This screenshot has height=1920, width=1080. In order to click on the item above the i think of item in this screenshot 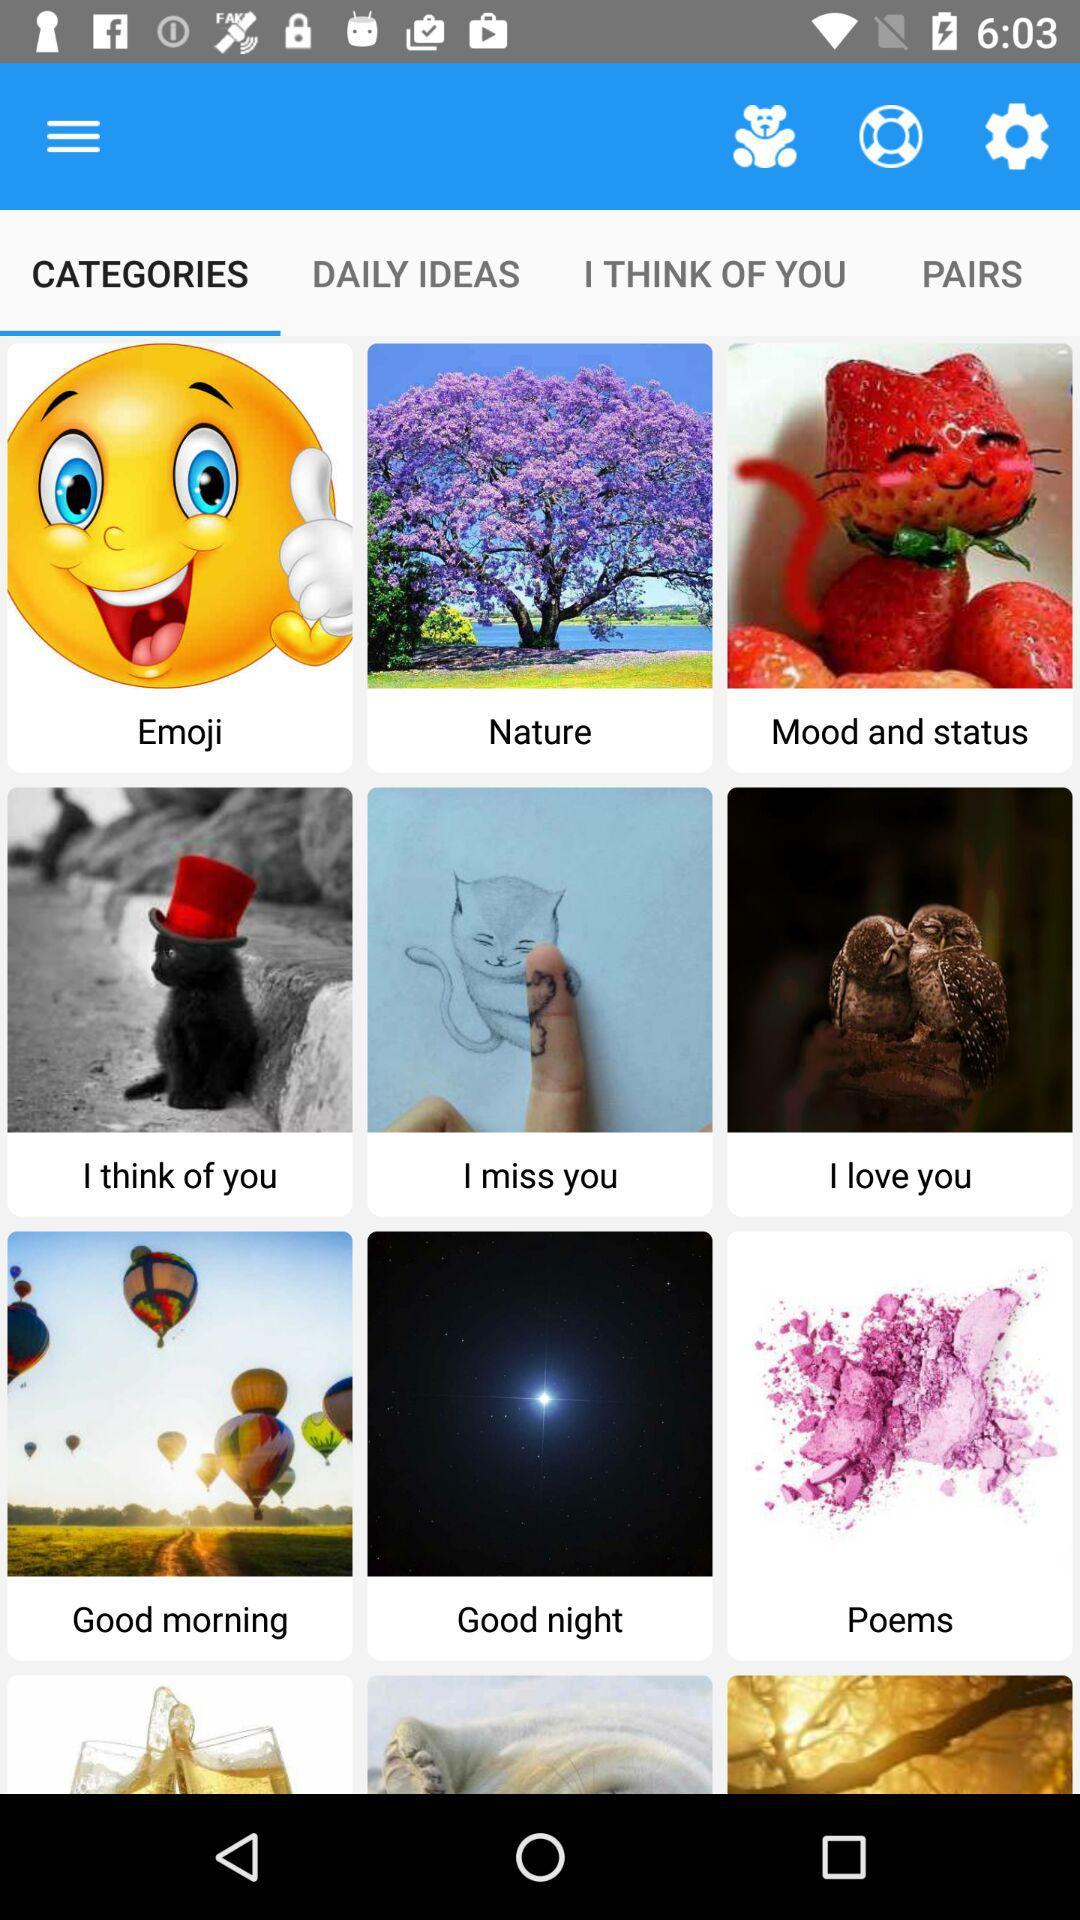, I will do `click(890, 135)`.